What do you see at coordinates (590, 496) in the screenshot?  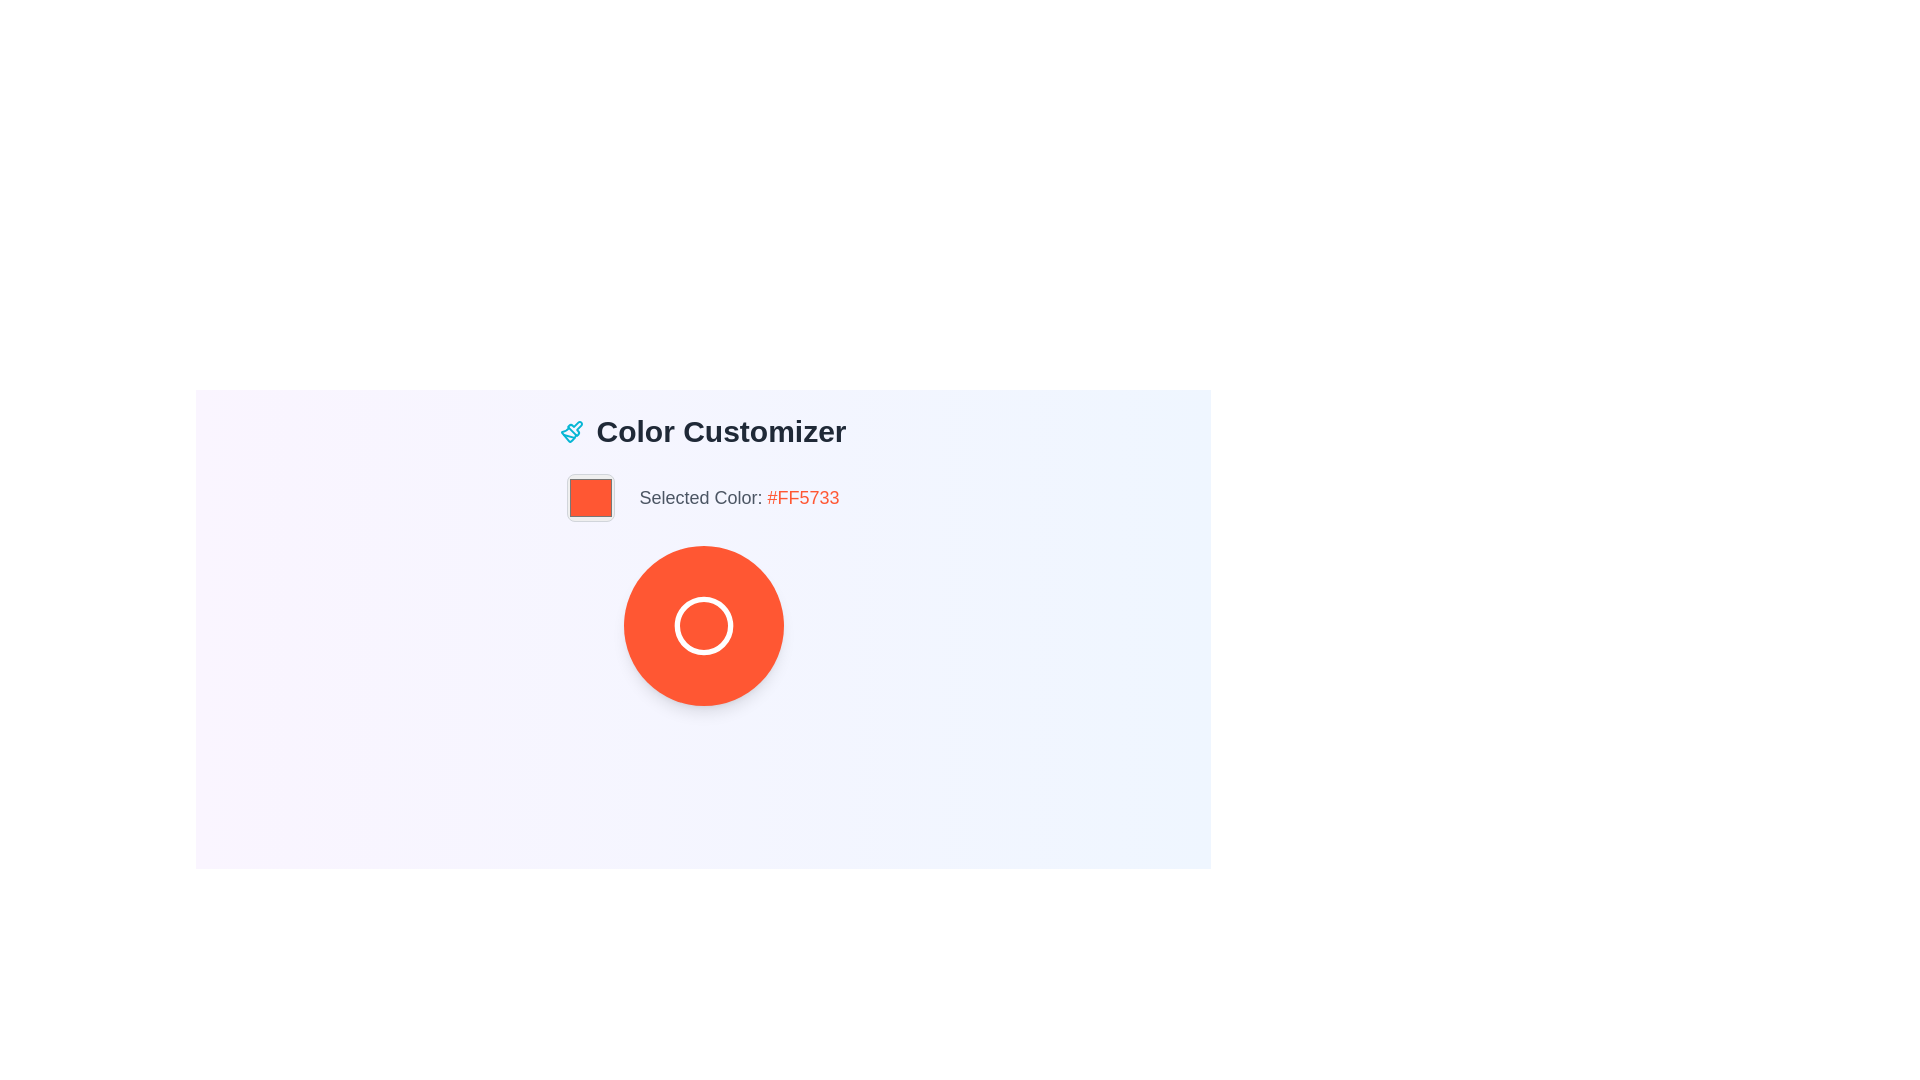 I see `the Interactive Color Display element, which is a small square with rounded corners and a bold #FF5733 color` at bounding box center [590, 496].